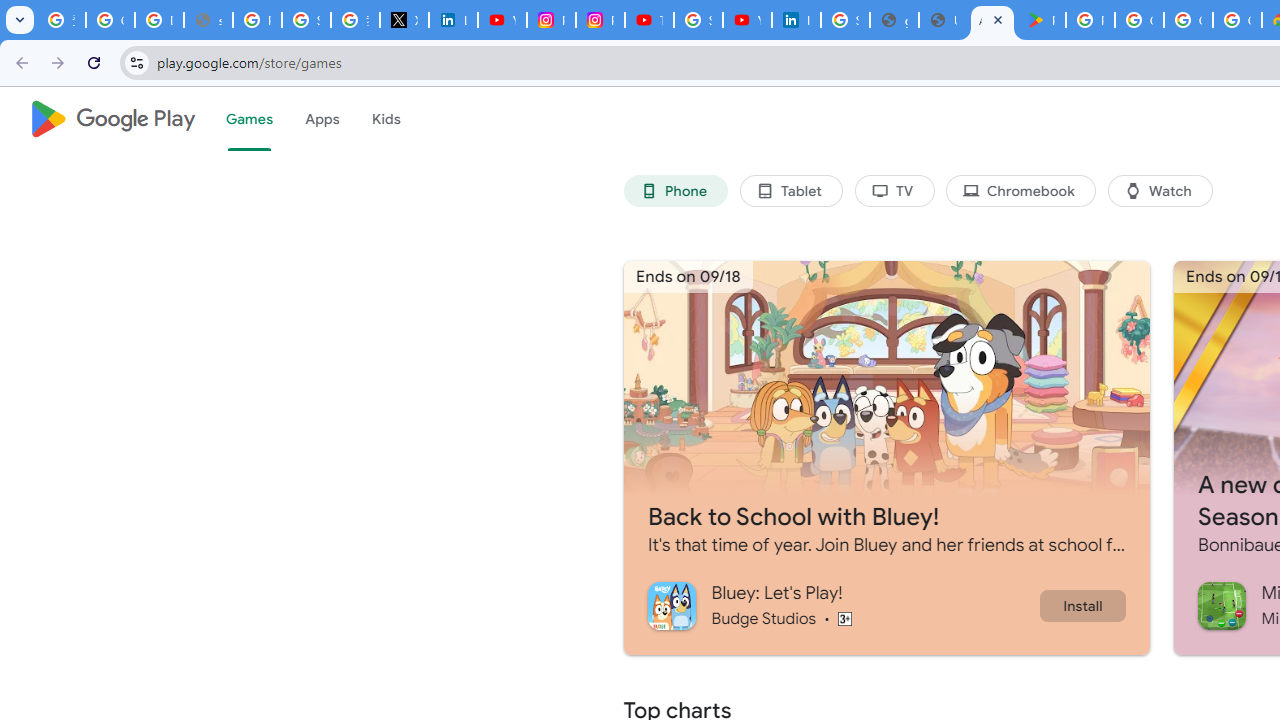 This screenshot has height=720, width=1280. I want to click on 'Phone', so click(675, 191).